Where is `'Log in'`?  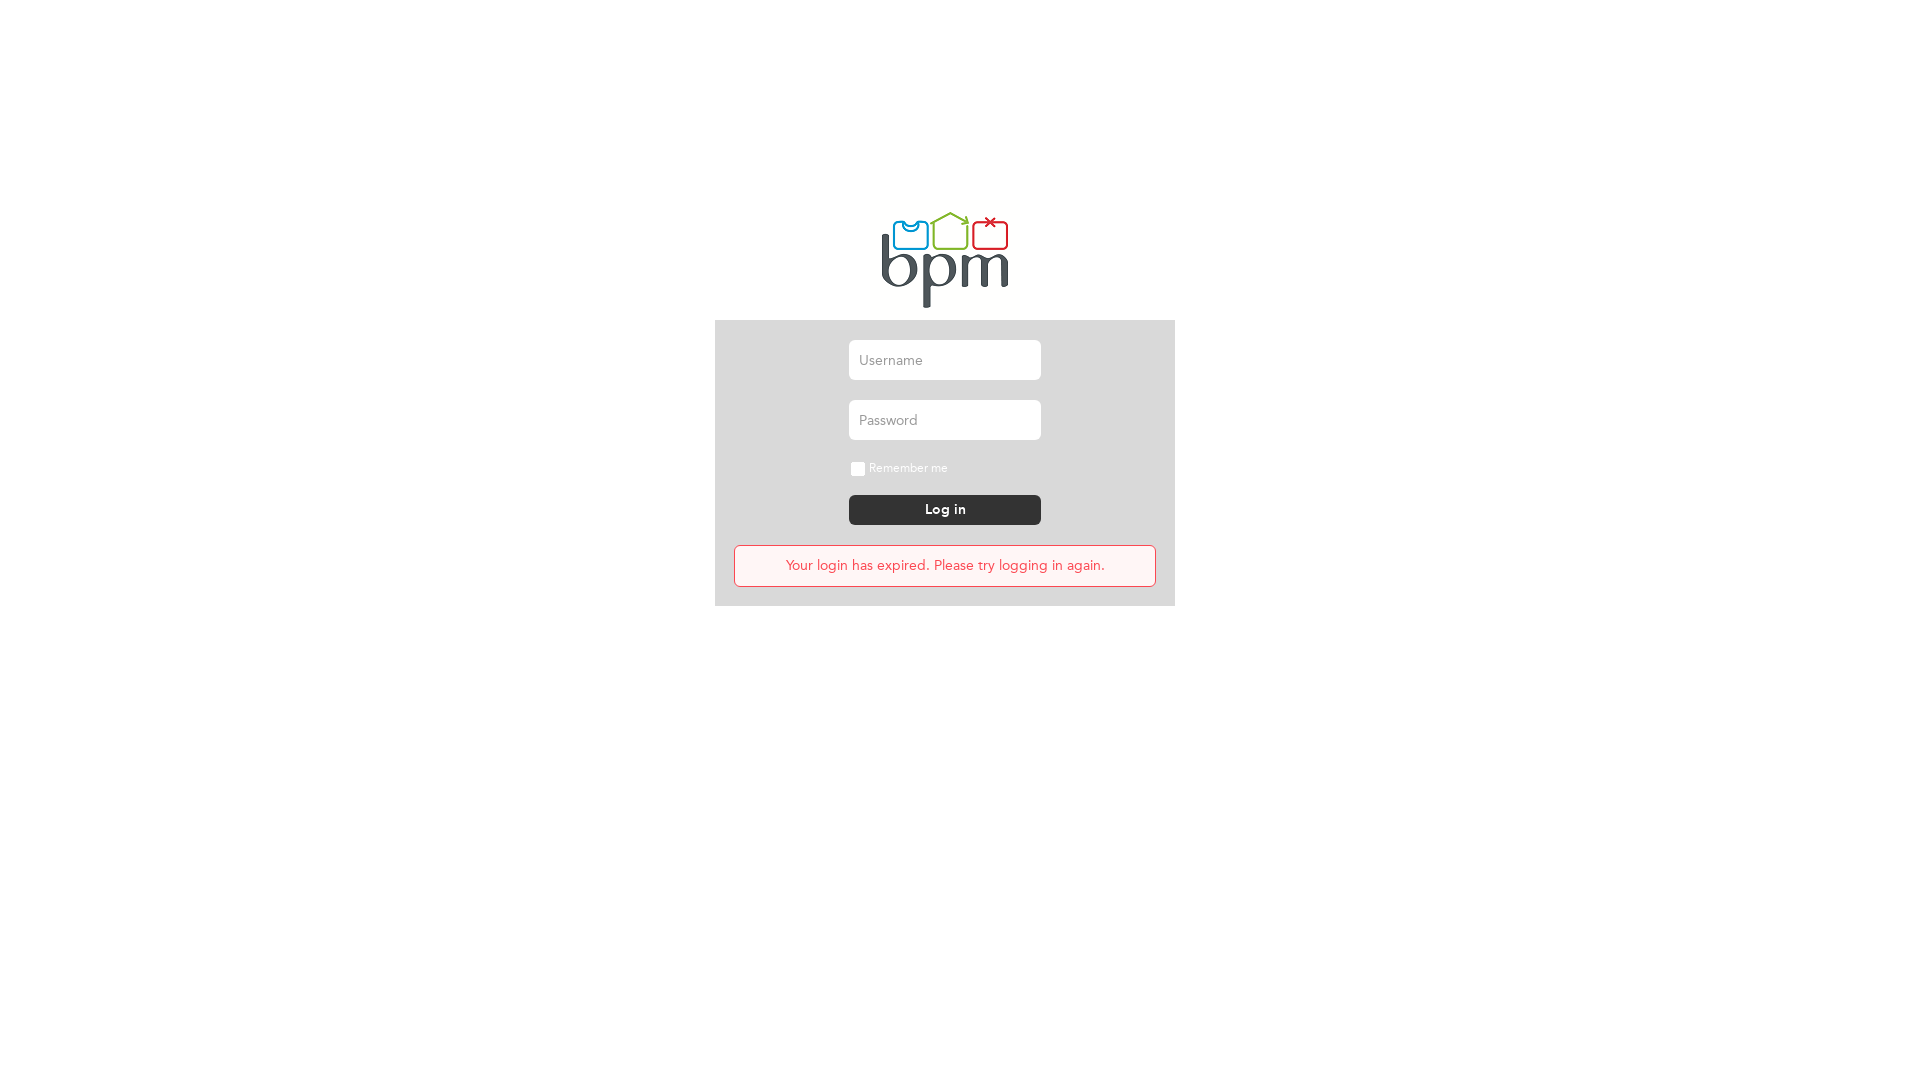 'Log in' is located at coordinates (944, 508).